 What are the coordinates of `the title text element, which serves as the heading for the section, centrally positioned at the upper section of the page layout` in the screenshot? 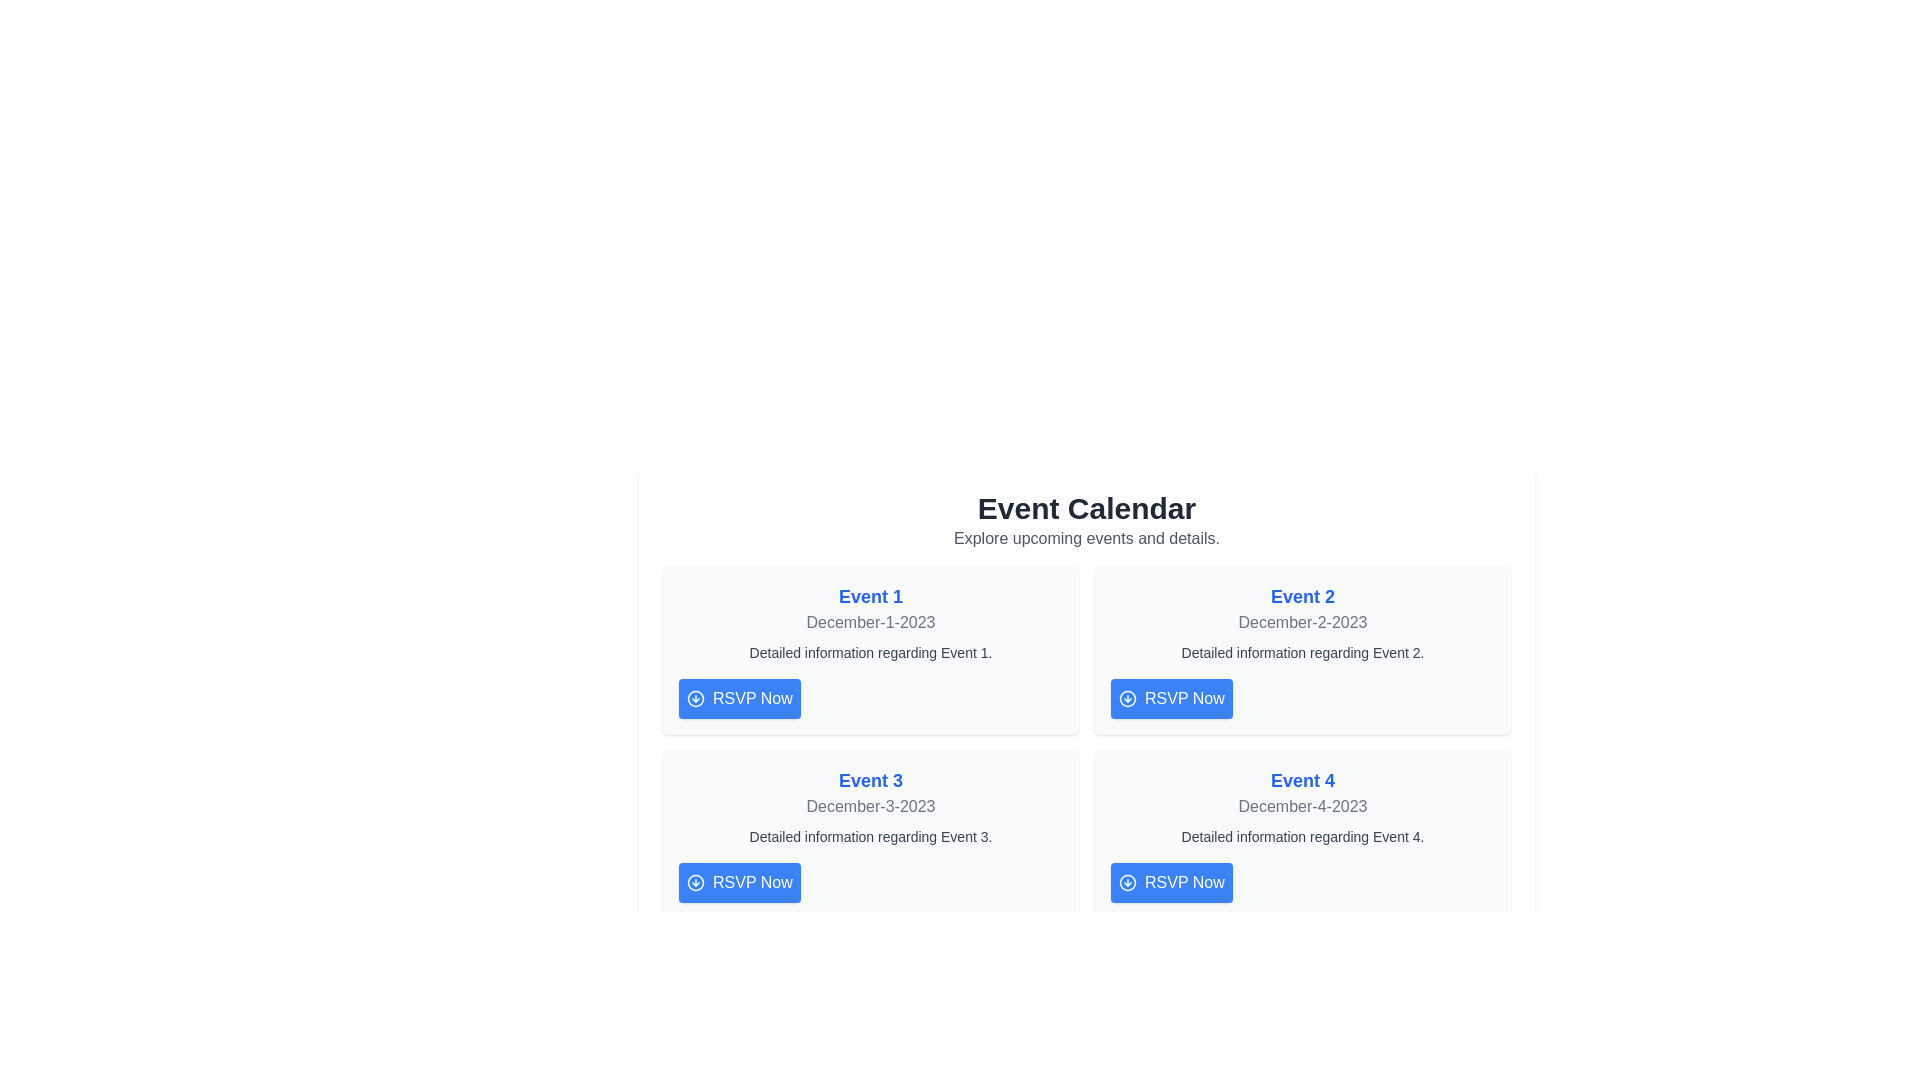 It's located at (1085, 508).